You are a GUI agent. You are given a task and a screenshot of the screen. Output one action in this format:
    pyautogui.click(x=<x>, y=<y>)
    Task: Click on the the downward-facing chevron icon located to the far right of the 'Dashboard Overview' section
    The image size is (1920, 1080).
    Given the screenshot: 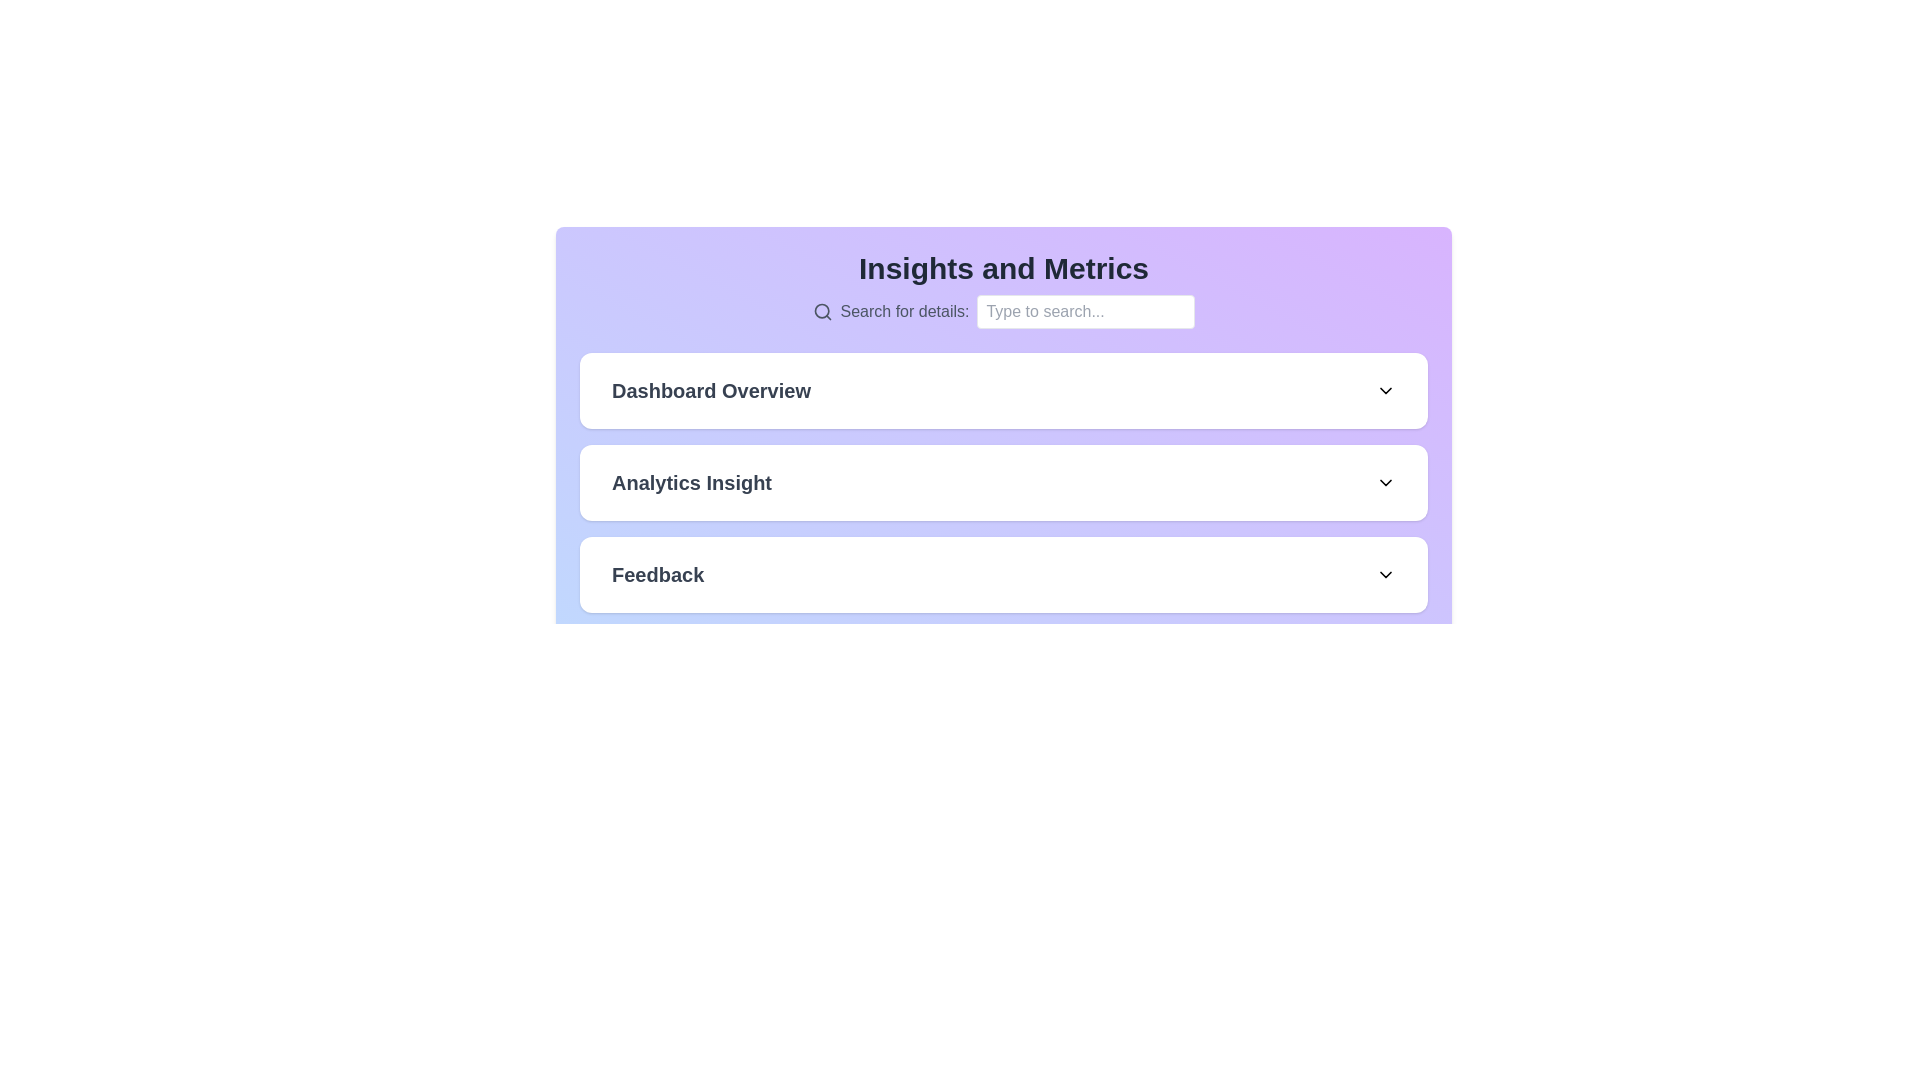 What is the action you would take?
    pyautogui.click(x=1385, y=390)
    